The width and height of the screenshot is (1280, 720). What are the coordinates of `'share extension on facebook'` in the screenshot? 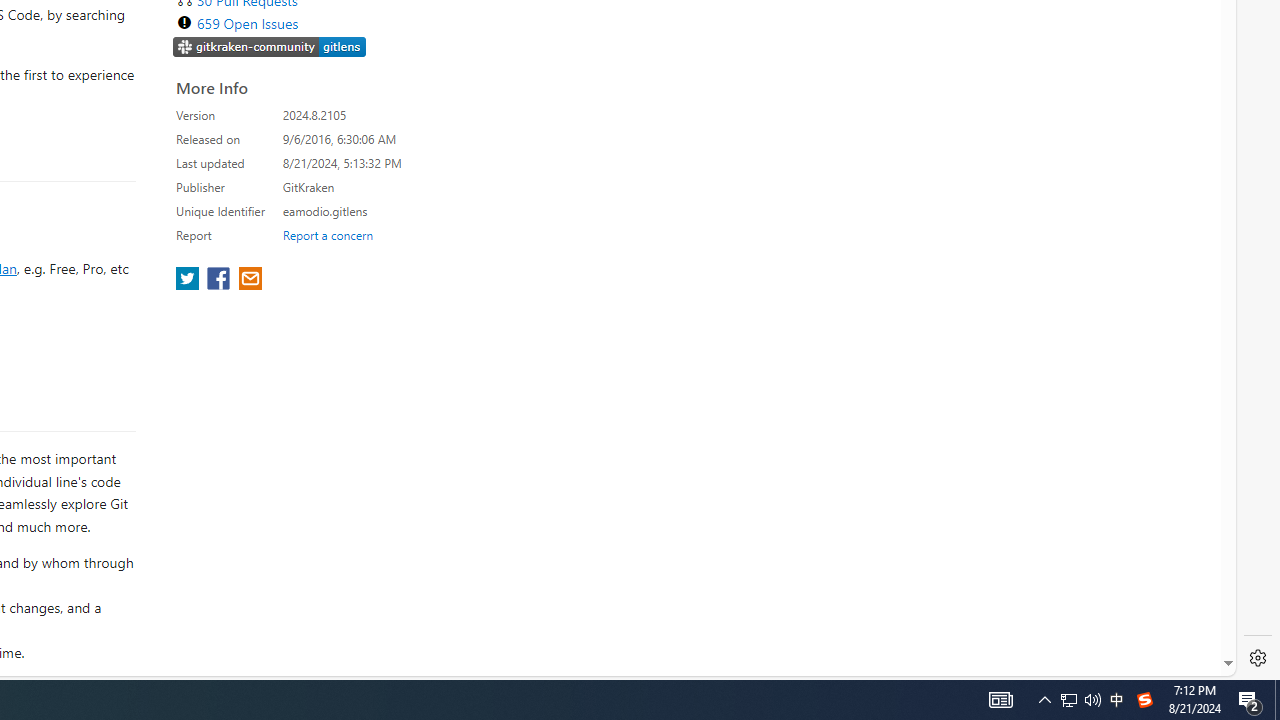 It's located at (220, 280).